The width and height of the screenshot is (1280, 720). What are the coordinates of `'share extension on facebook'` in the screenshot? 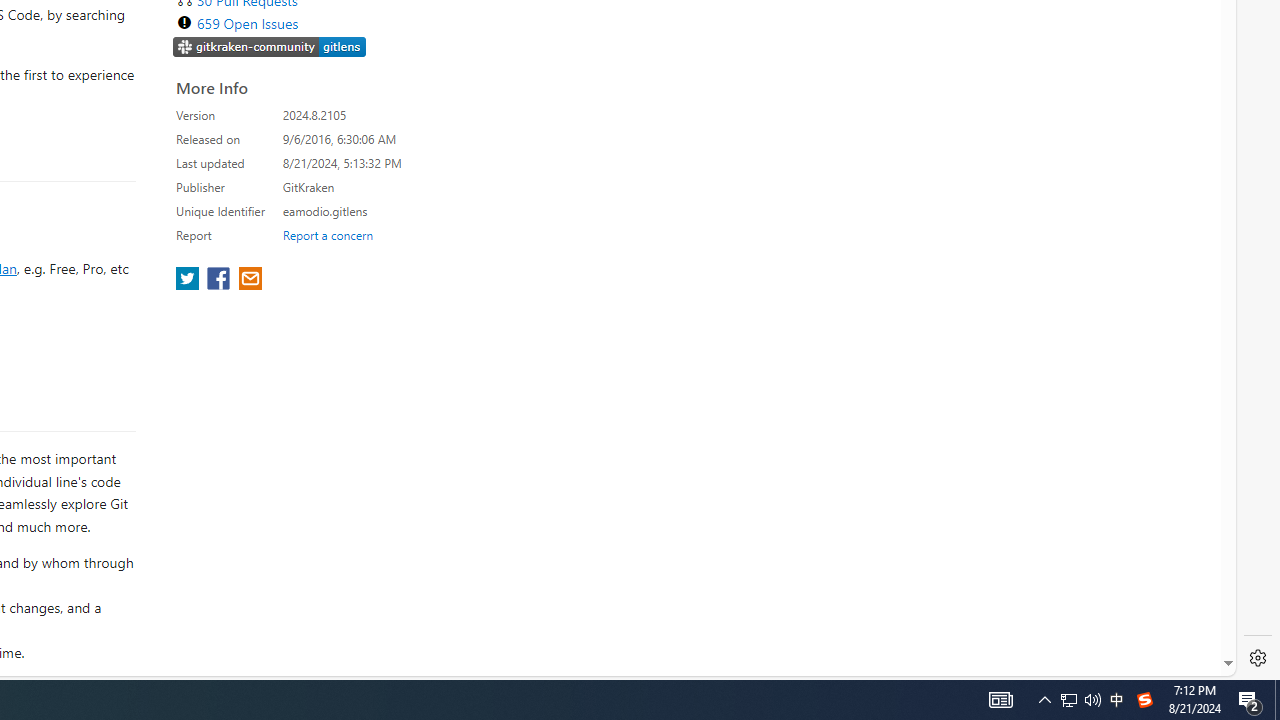 It's located at (220, 280).